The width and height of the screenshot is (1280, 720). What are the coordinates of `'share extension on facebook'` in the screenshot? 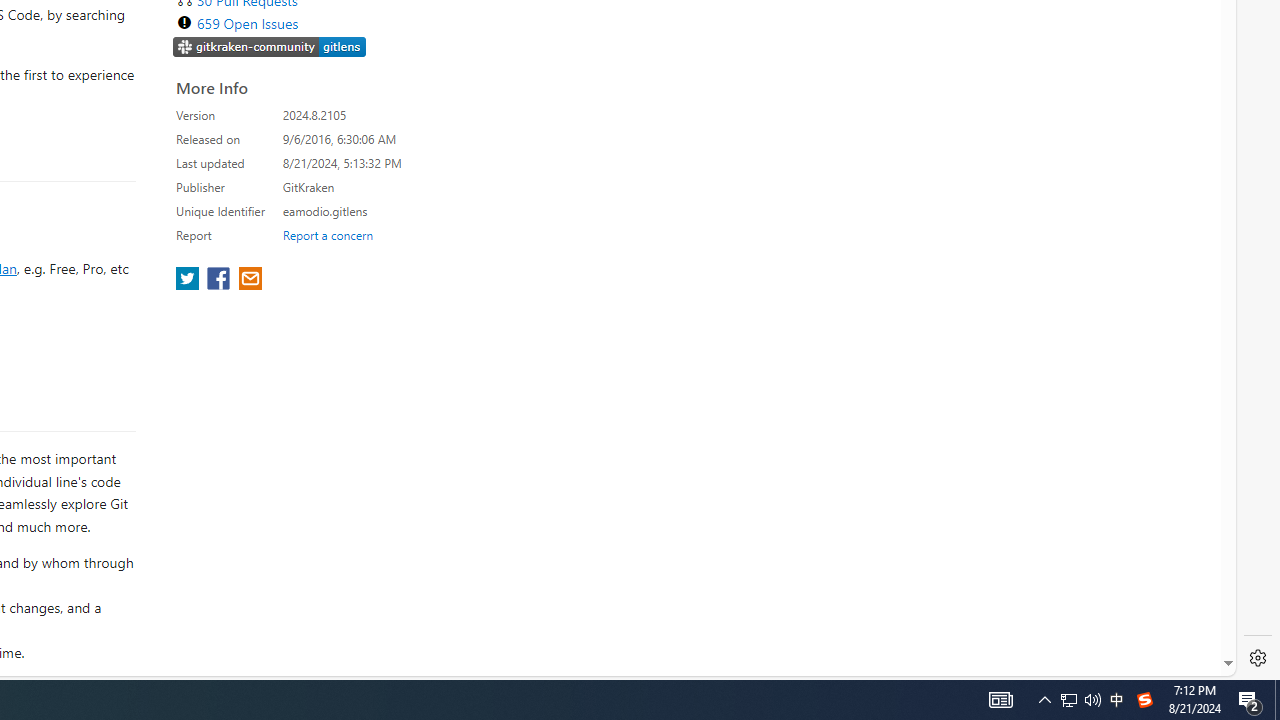 It's located at (220, 280).